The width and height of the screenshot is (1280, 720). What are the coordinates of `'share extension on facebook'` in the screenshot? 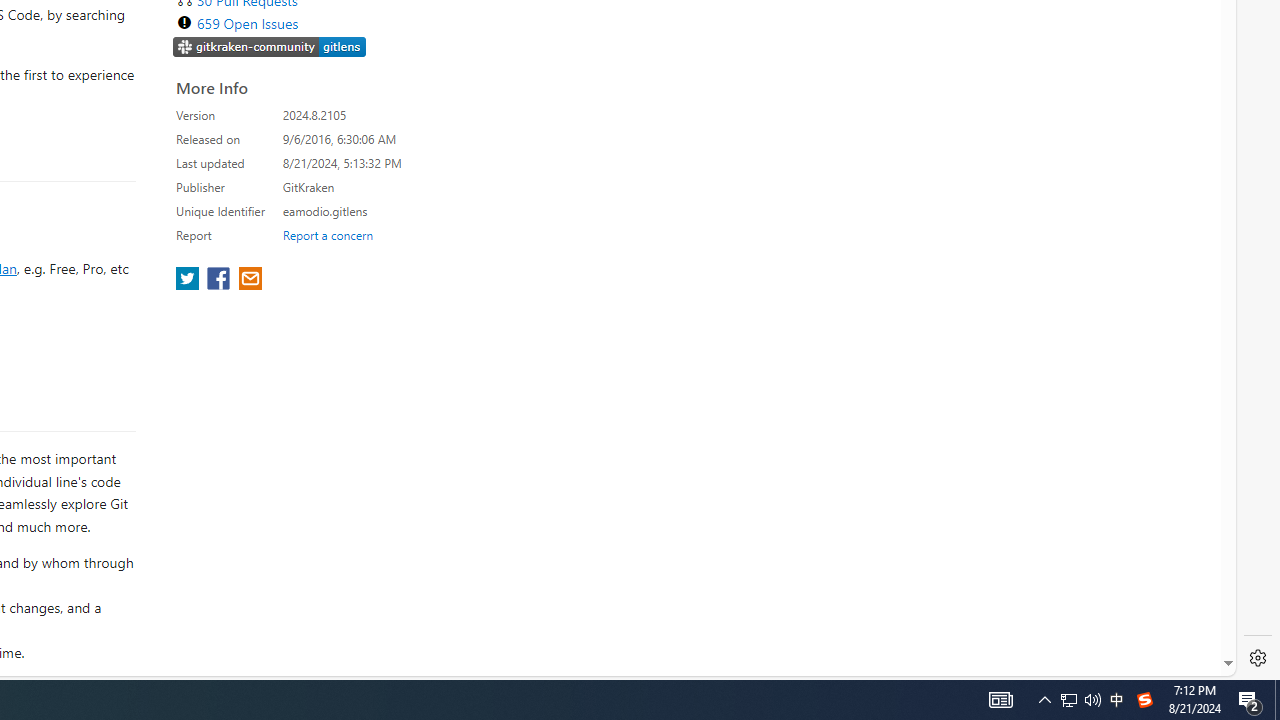 It's located at (220, 280).